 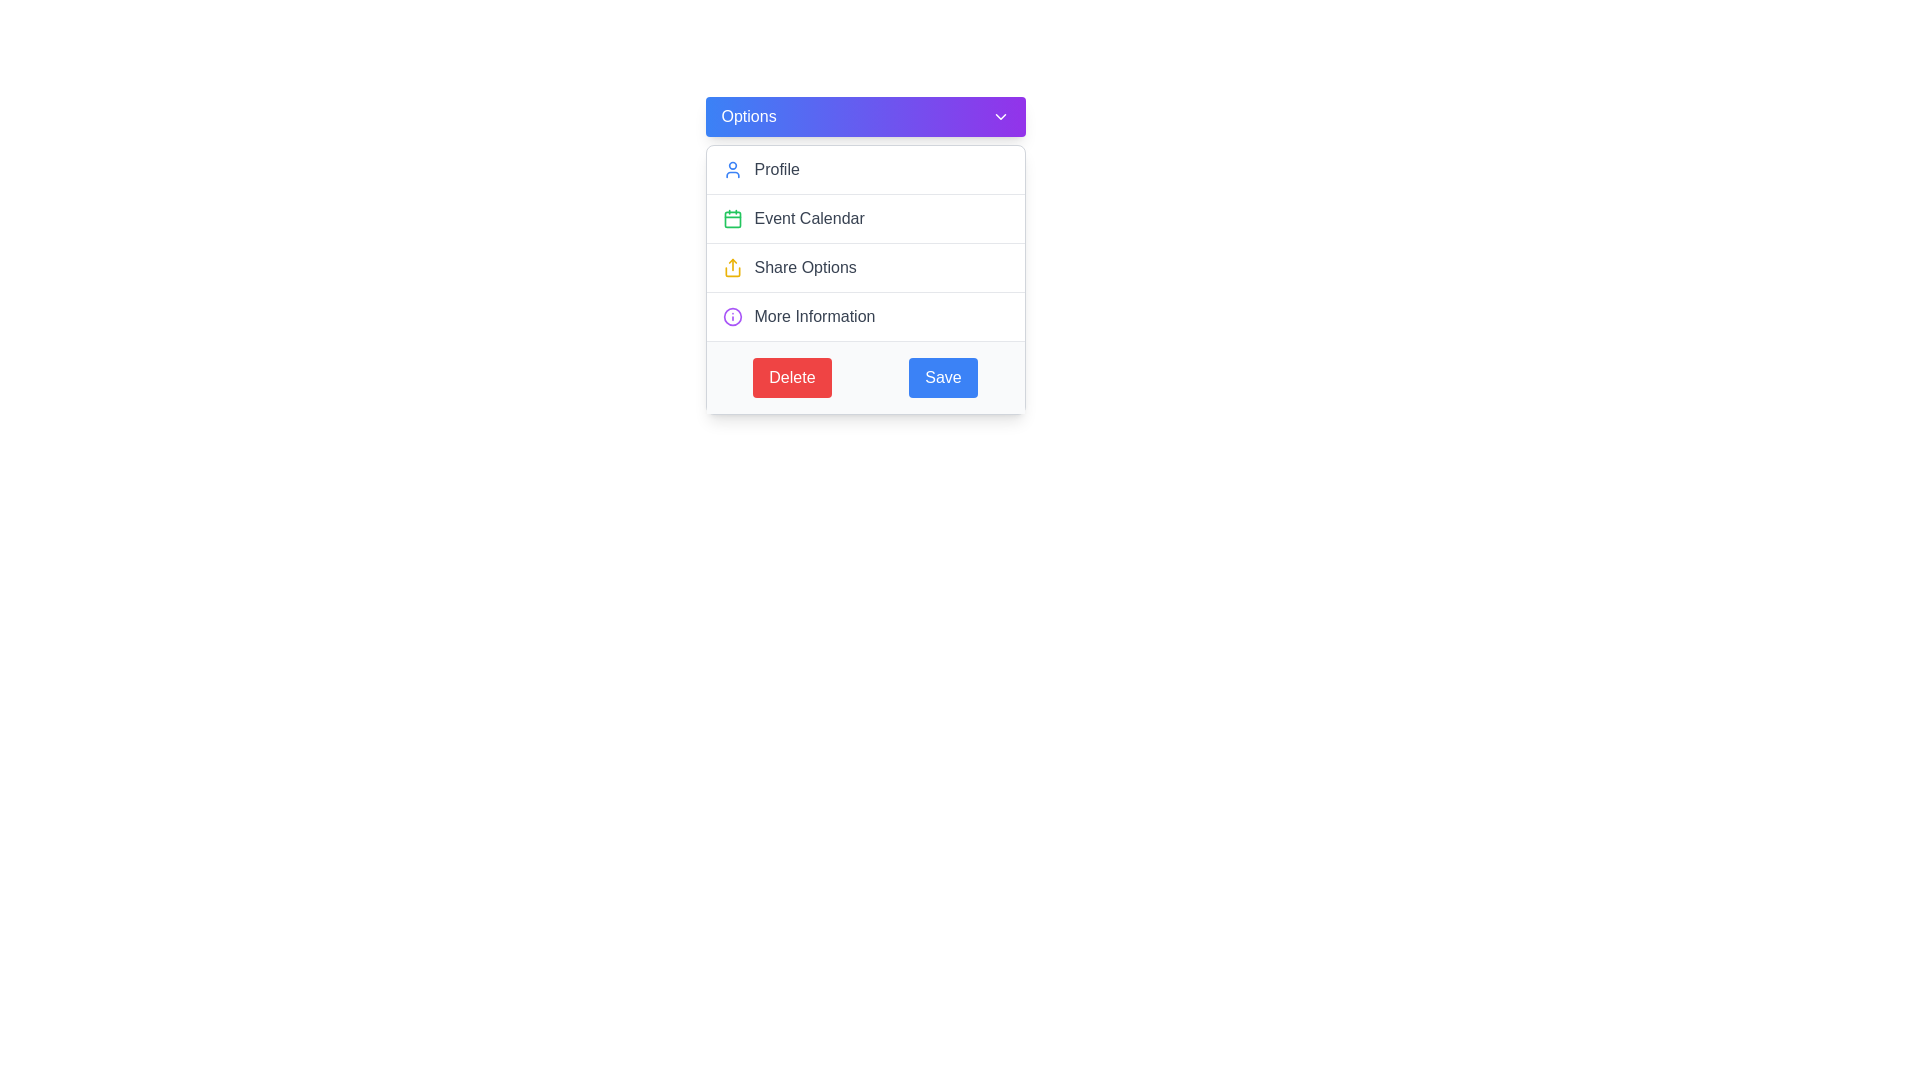 What do you see at coordinates (776, 168) in the screenshot?
I see `the 'Profile' text label, which is the top option in the dropdown menu labeled 'Options', positioned to the right of a blue user icon` at bounding box center [776, 168].